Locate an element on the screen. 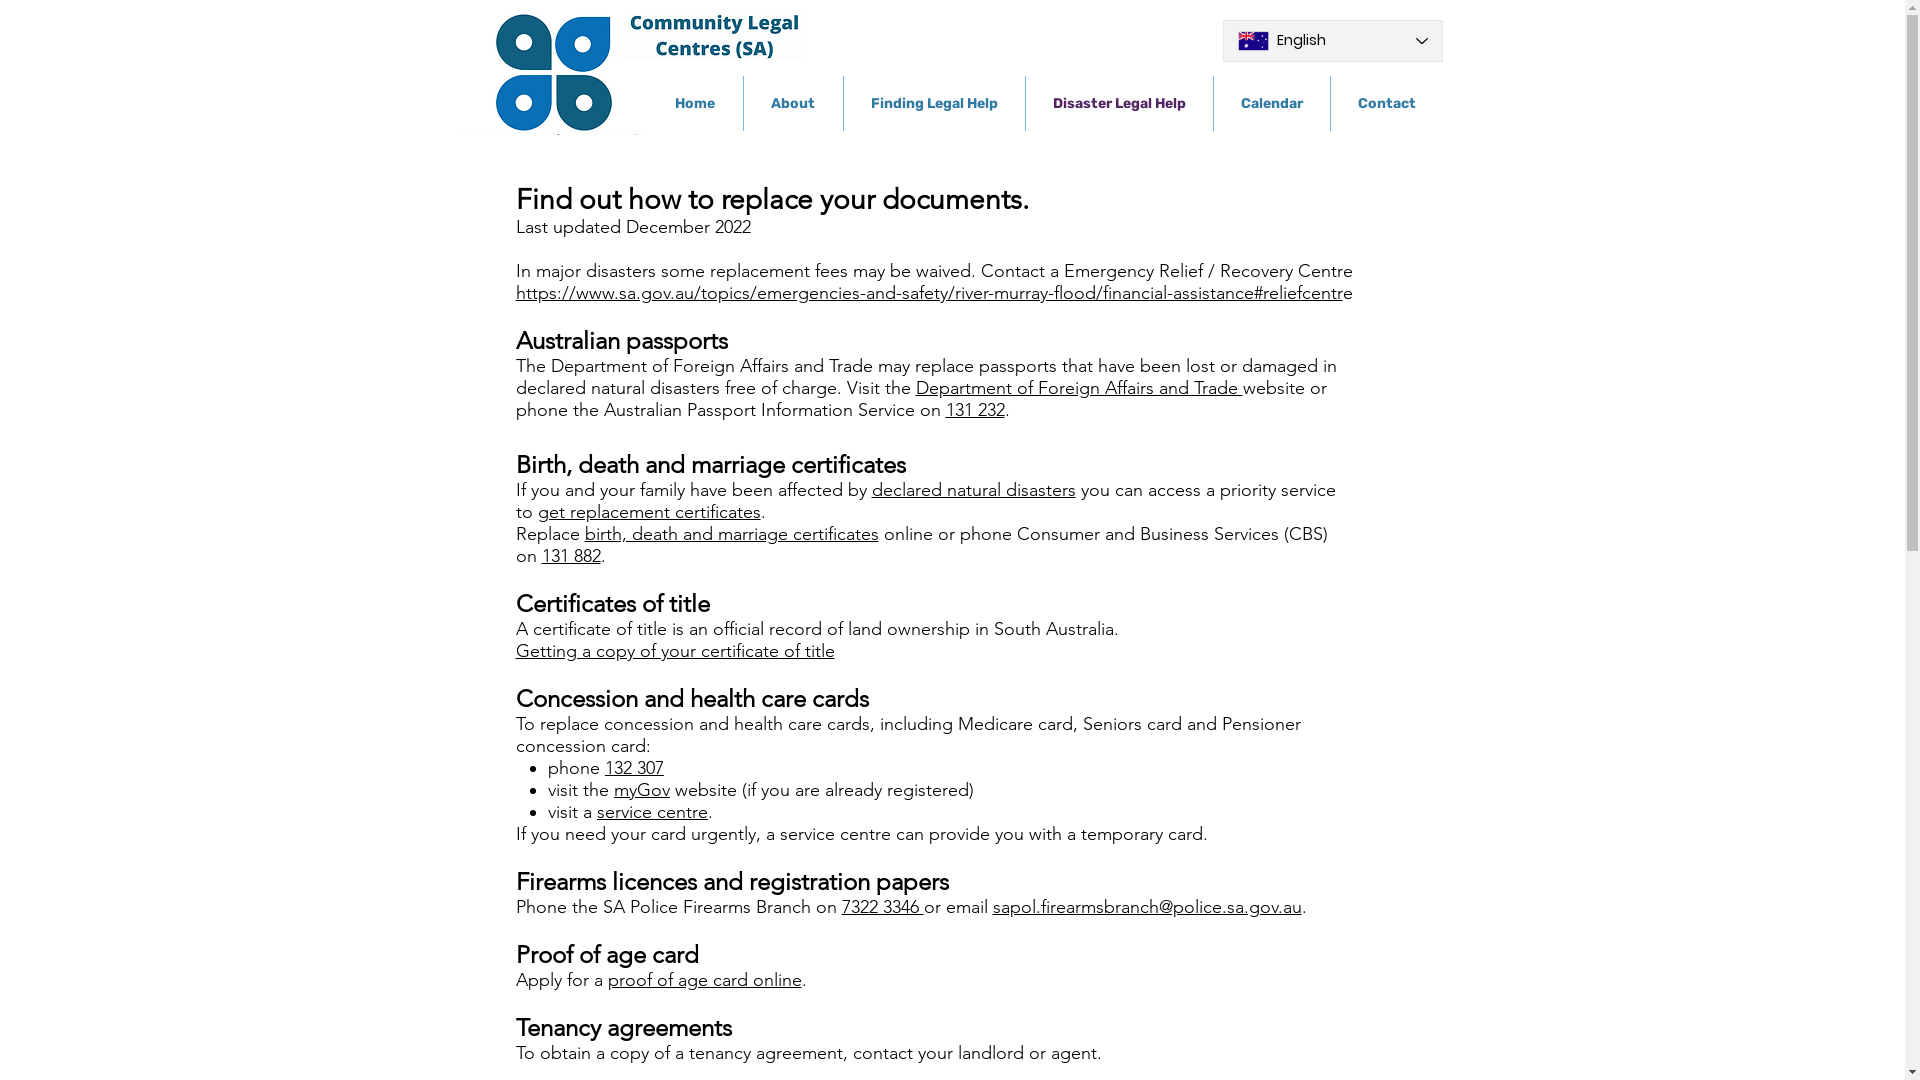  'Calendar' is located at coordinates (1271, 103).